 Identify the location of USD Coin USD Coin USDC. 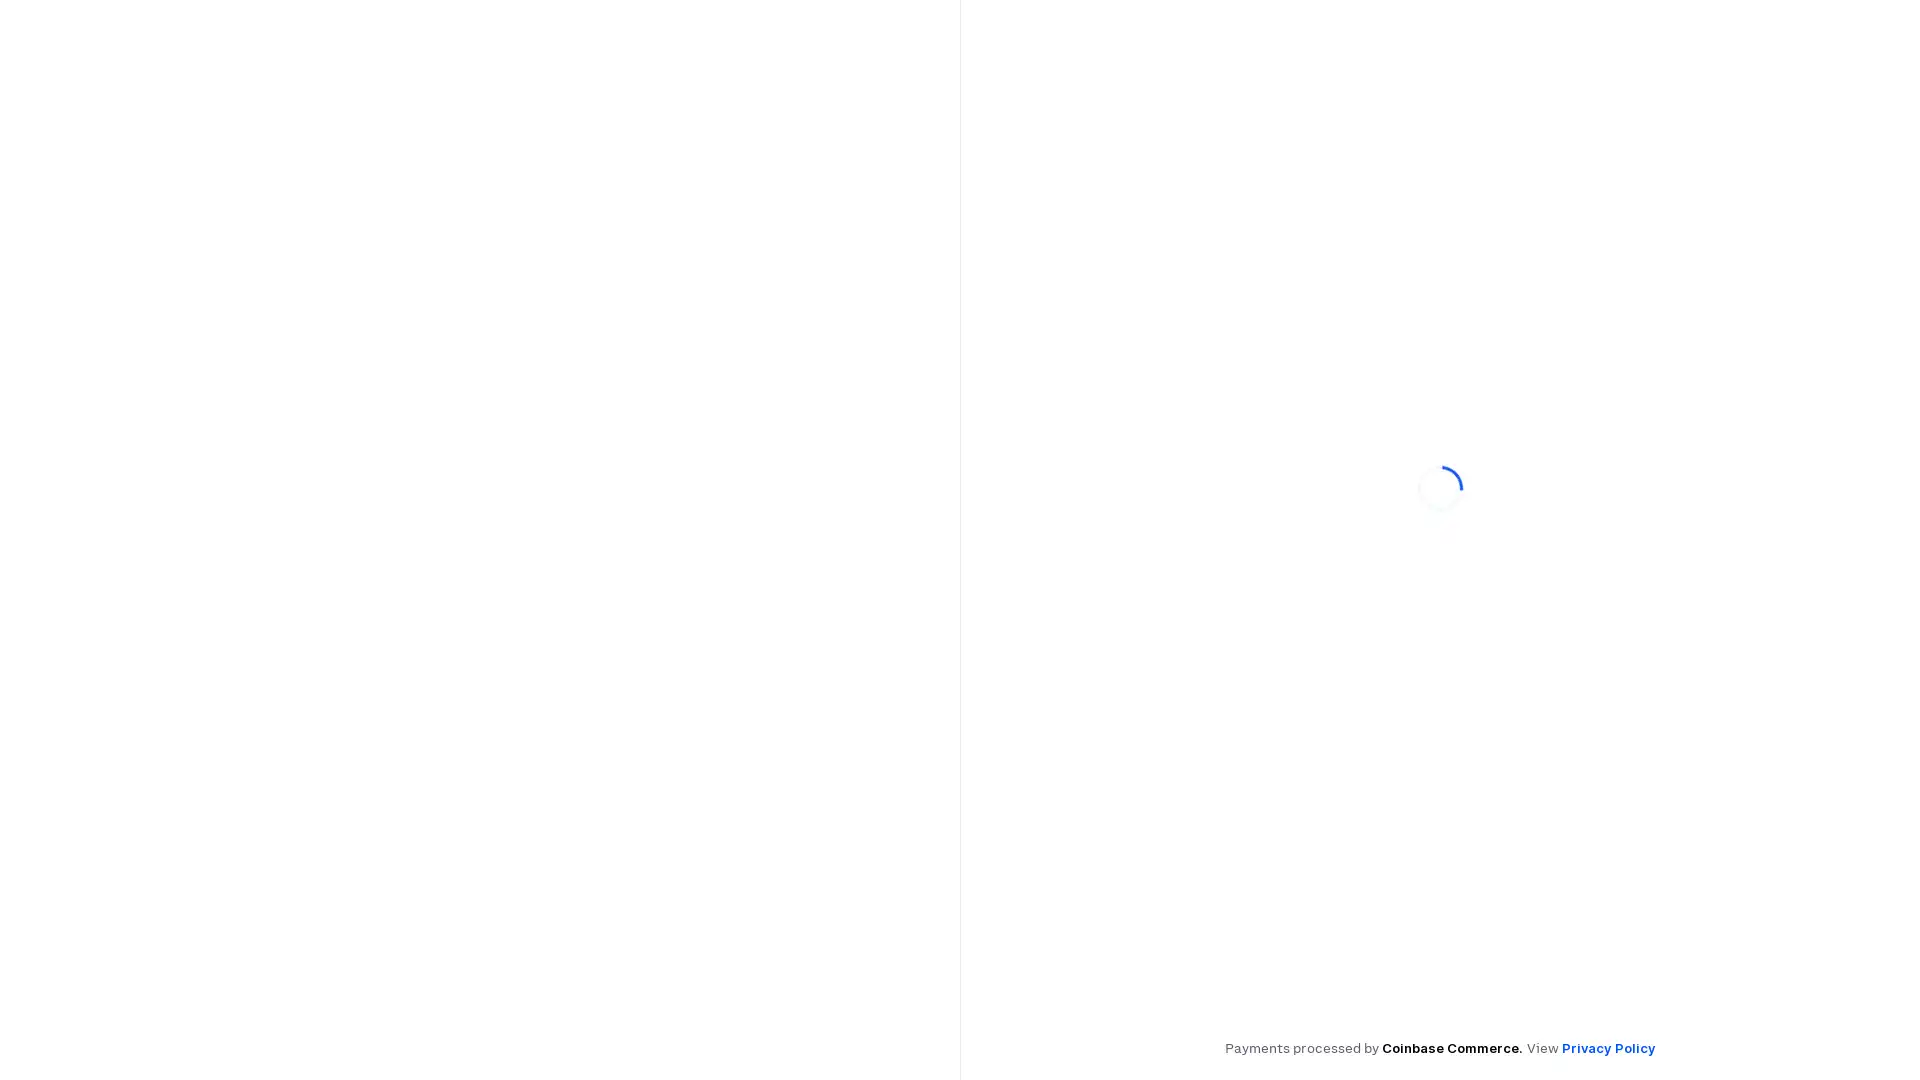
(1546, 483).